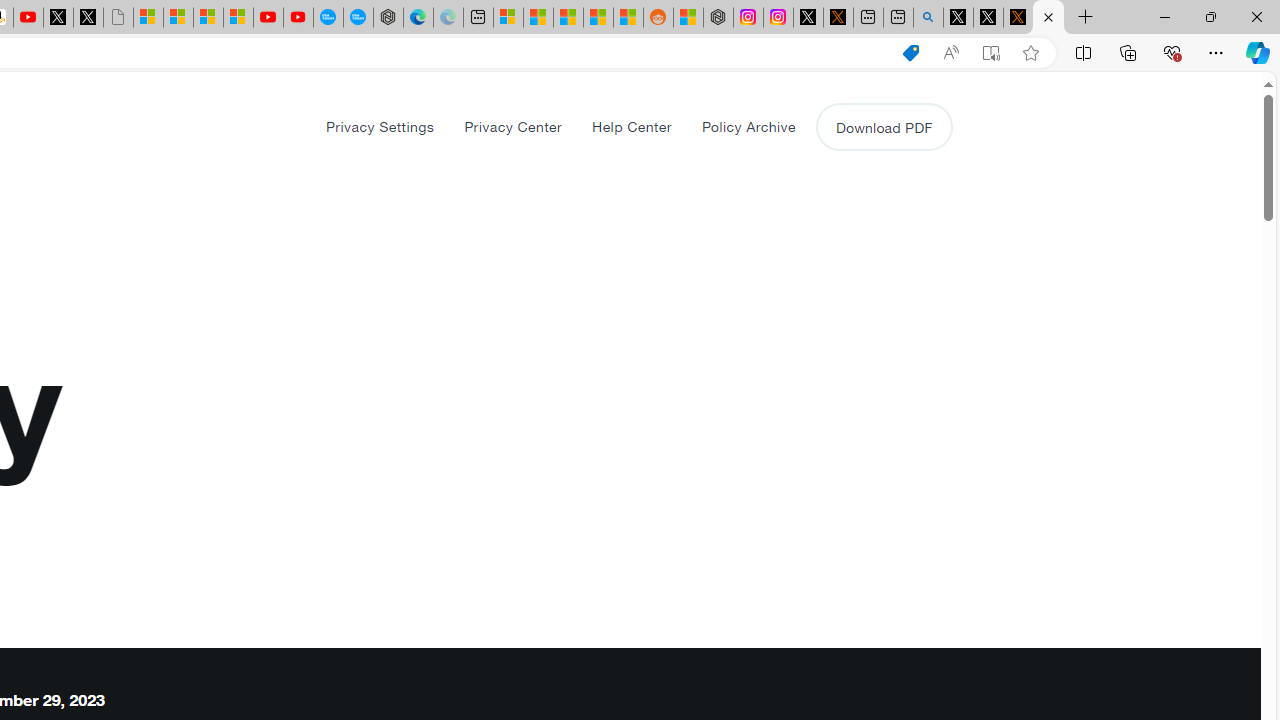 The width and height of the screenshot is (1280, 720). I want to click on 'Enter Immersive Reader (F9)', so click(991, 52).